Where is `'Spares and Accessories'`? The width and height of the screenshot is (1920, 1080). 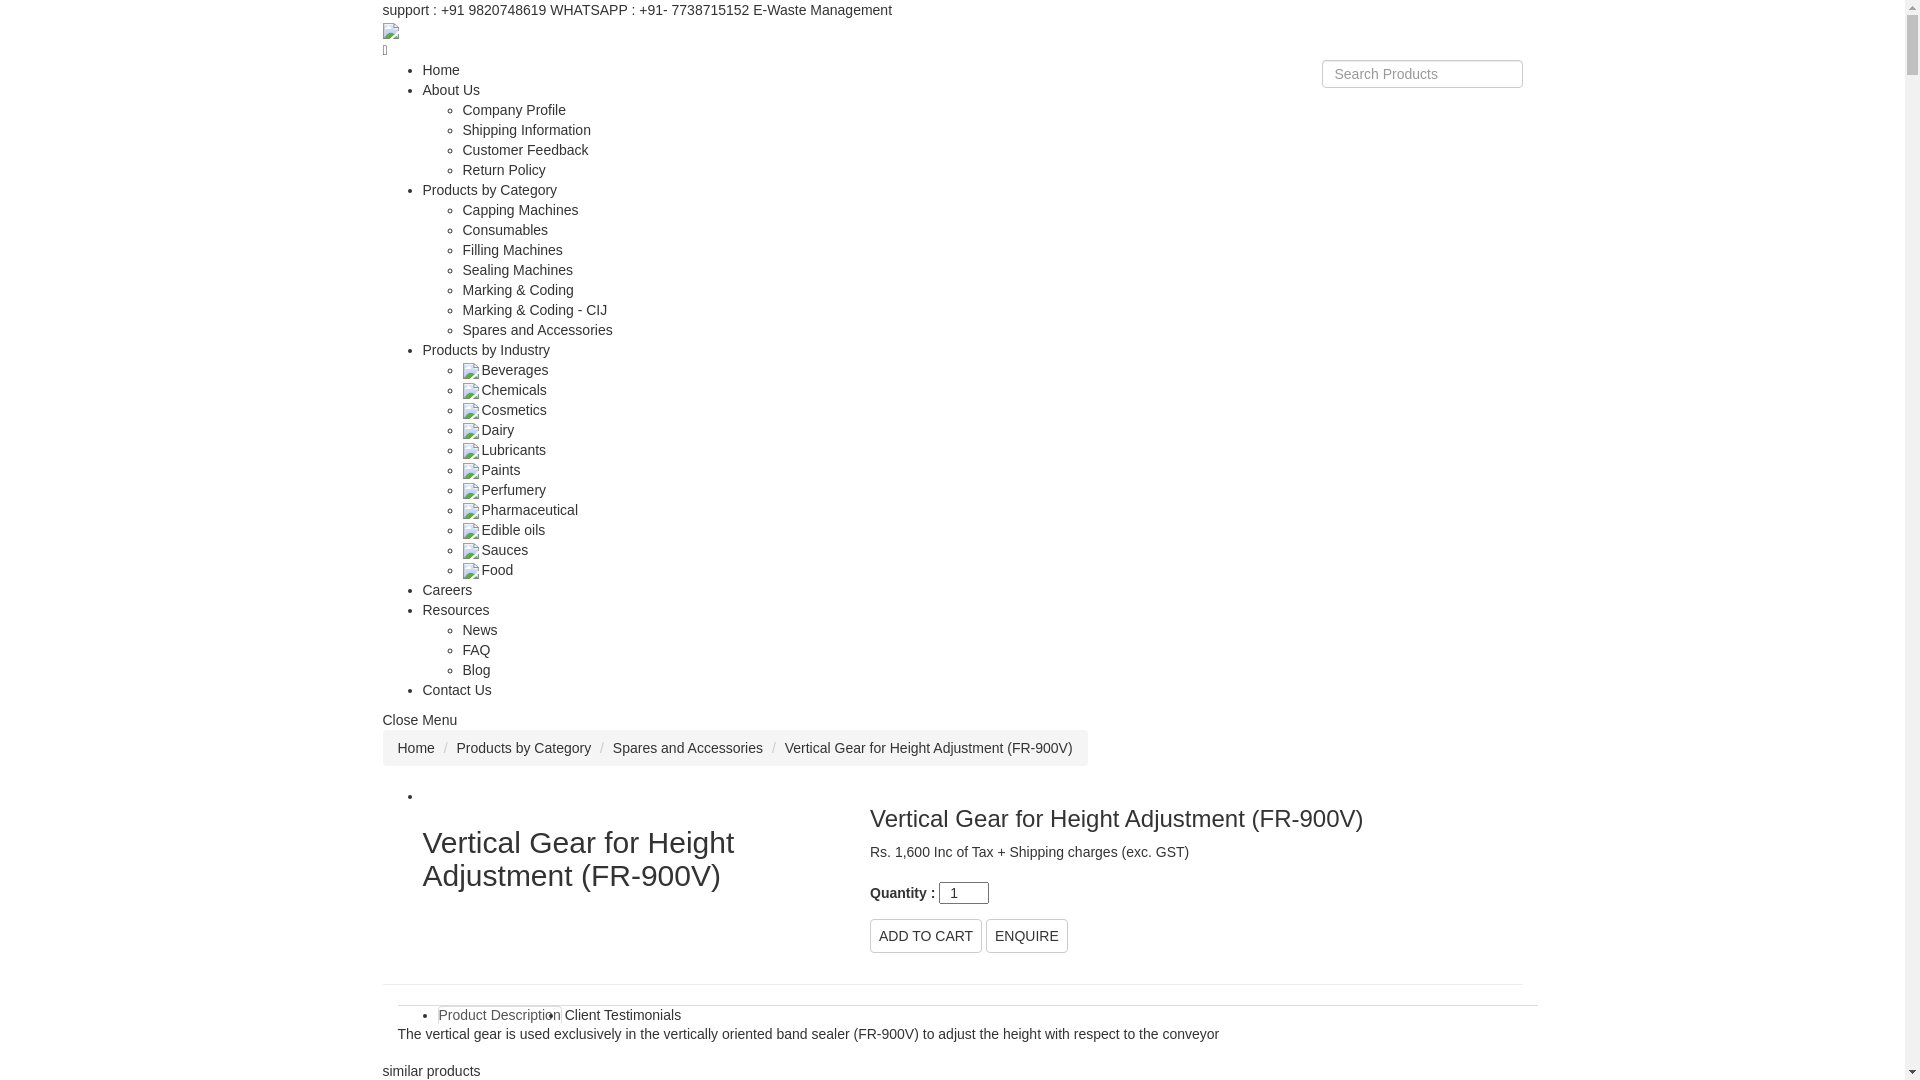
'Spares and Accessories' is located at coordinates (537, 329).